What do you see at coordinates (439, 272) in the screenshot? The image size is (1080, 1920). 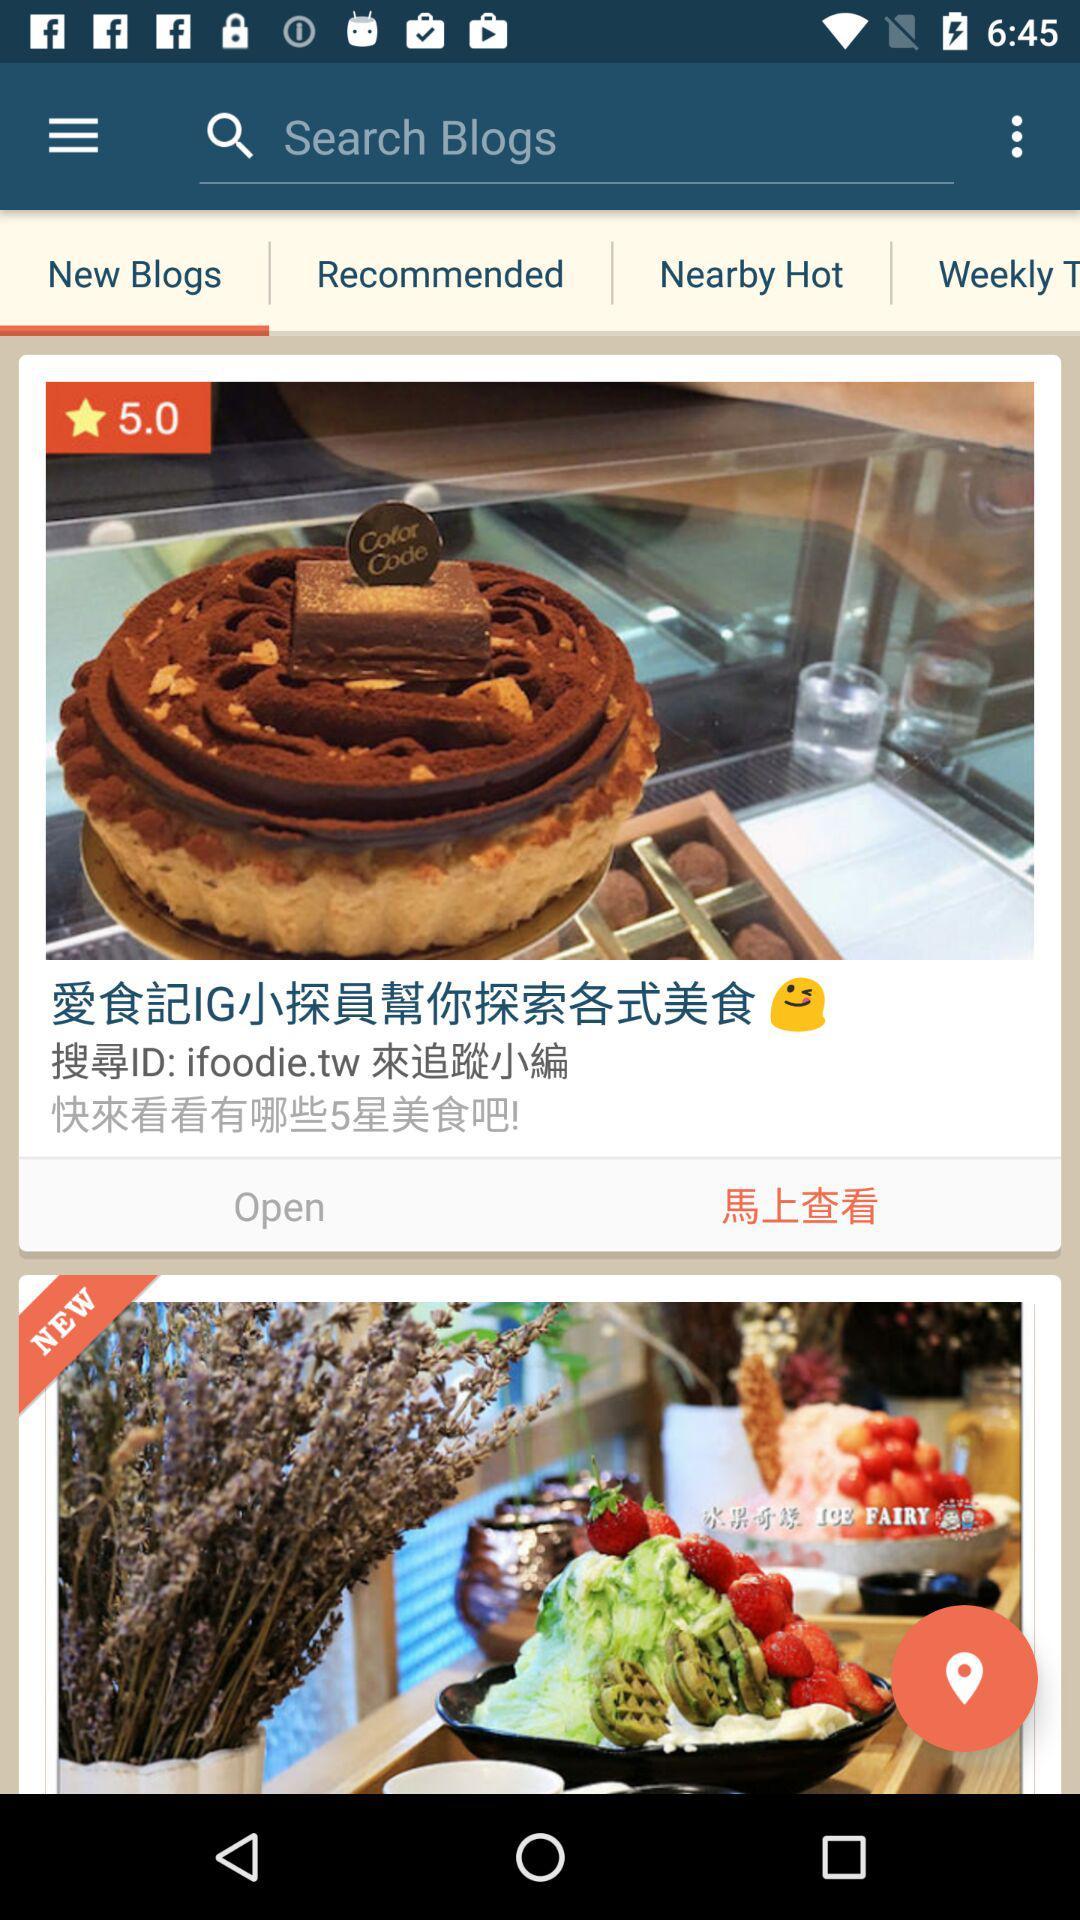 I see `the recommended item` at bounding box center [439, 272].